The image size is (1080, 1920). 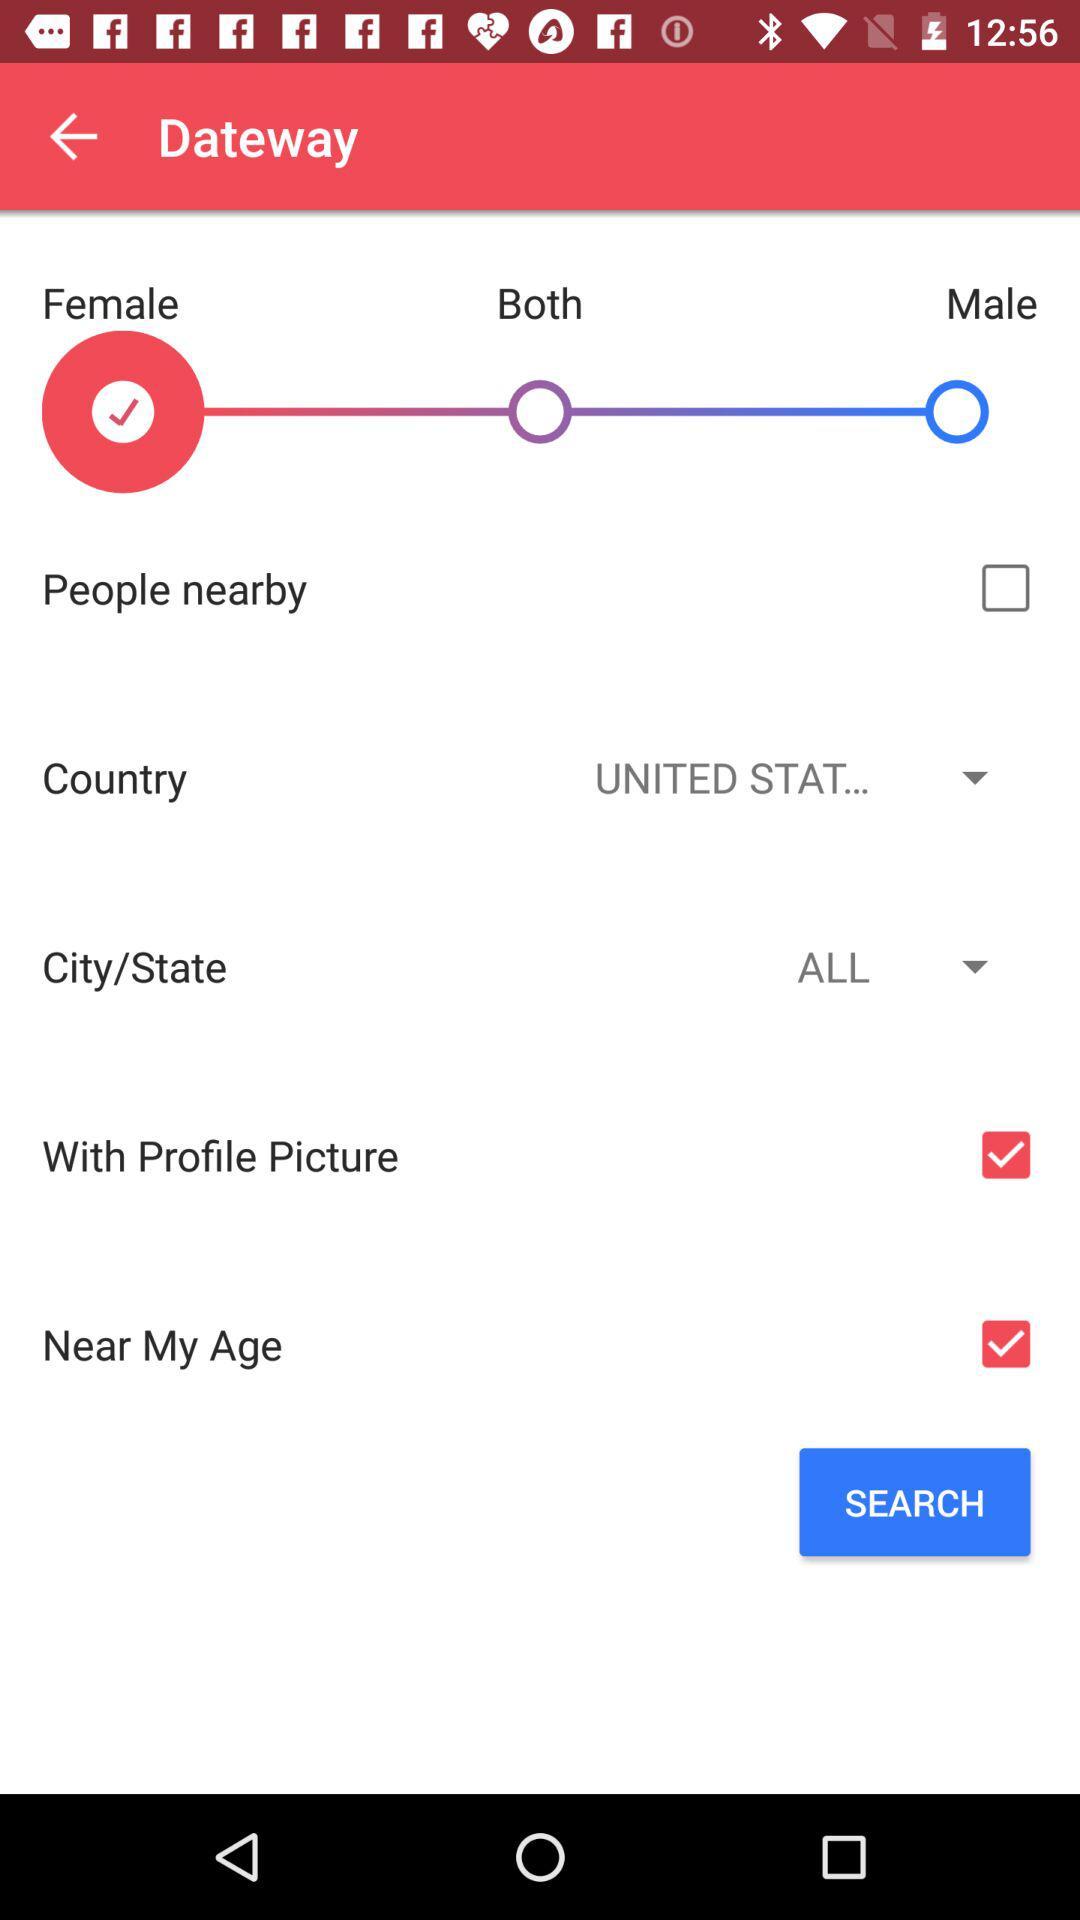 What do you see at coordinates (72, 135) in the screenshot?
I see `previous` at bounding box center [72, 135].